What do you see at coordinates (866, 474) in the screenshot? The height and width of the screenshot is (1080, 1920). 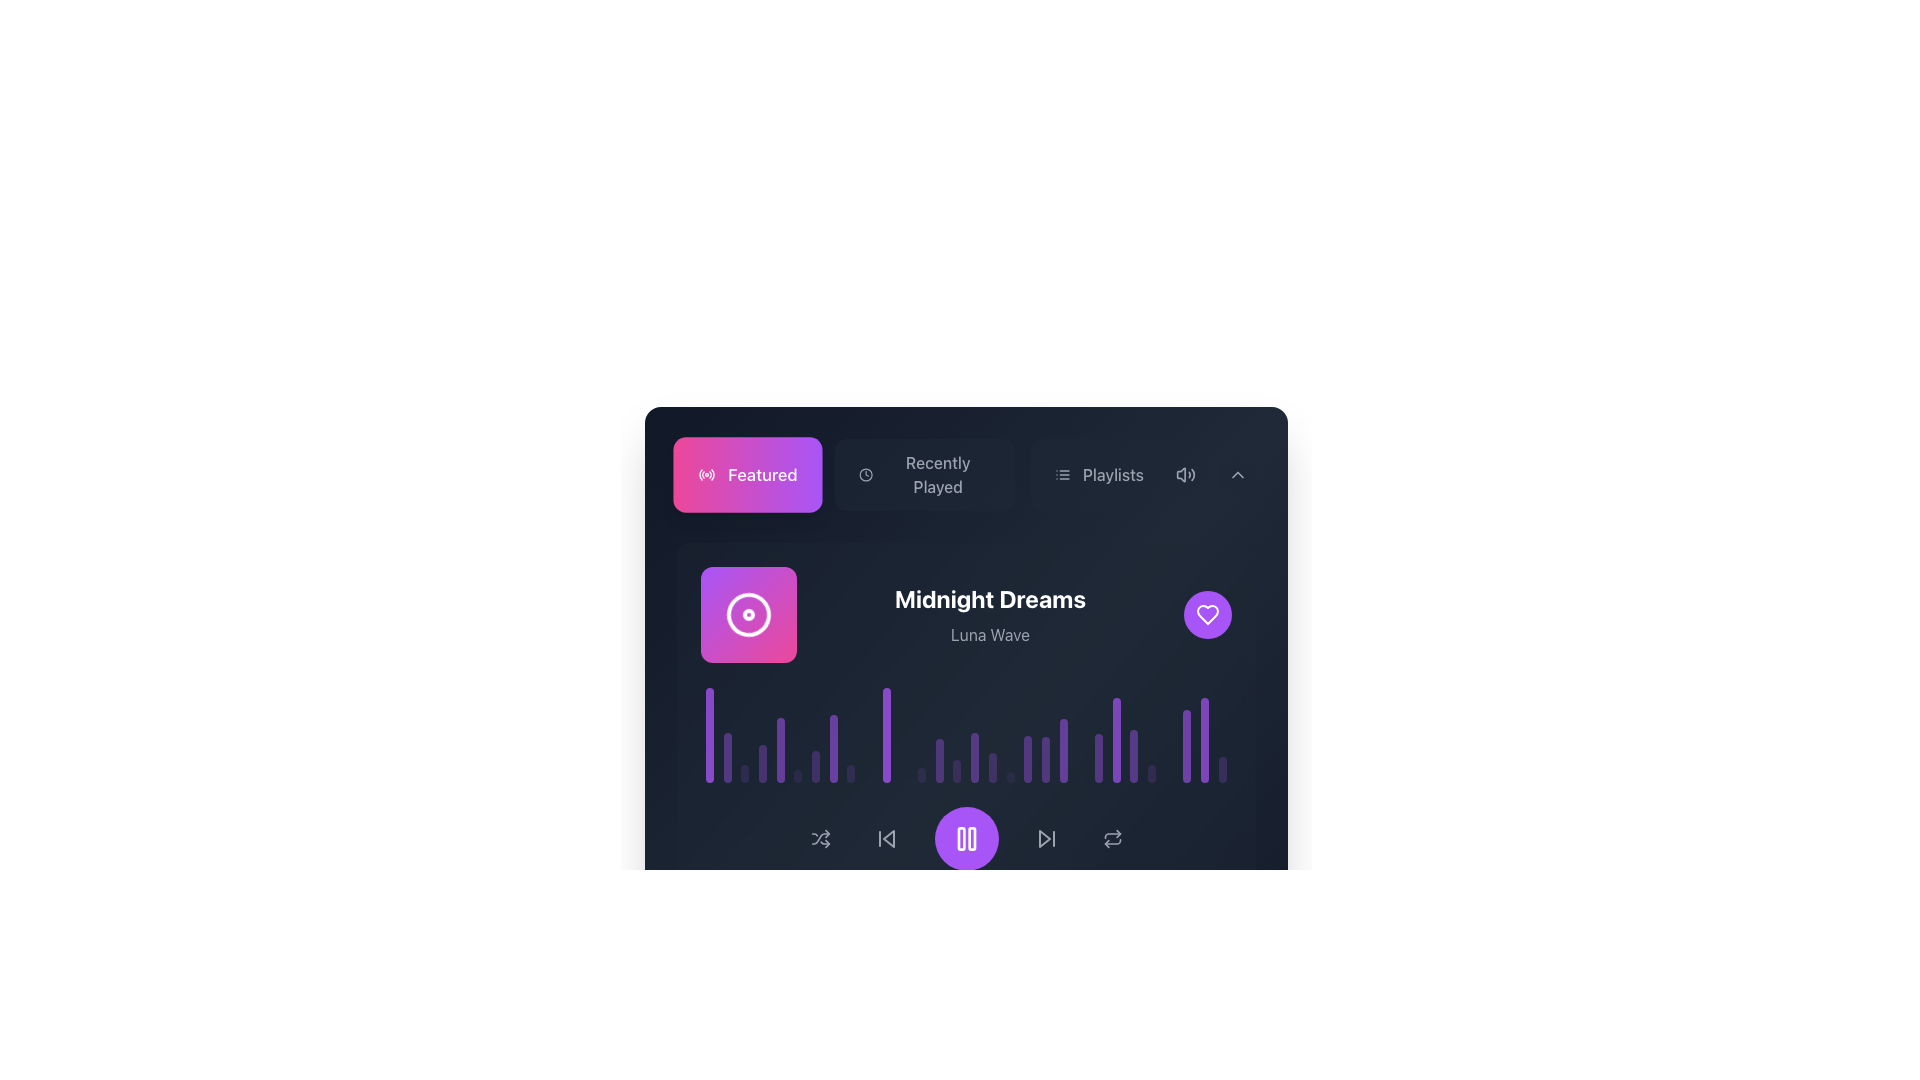 I see `the Circle element within the clock icon located in the top navigation bar, which visually represents the face of the clock` at bounding box center [866, 474].